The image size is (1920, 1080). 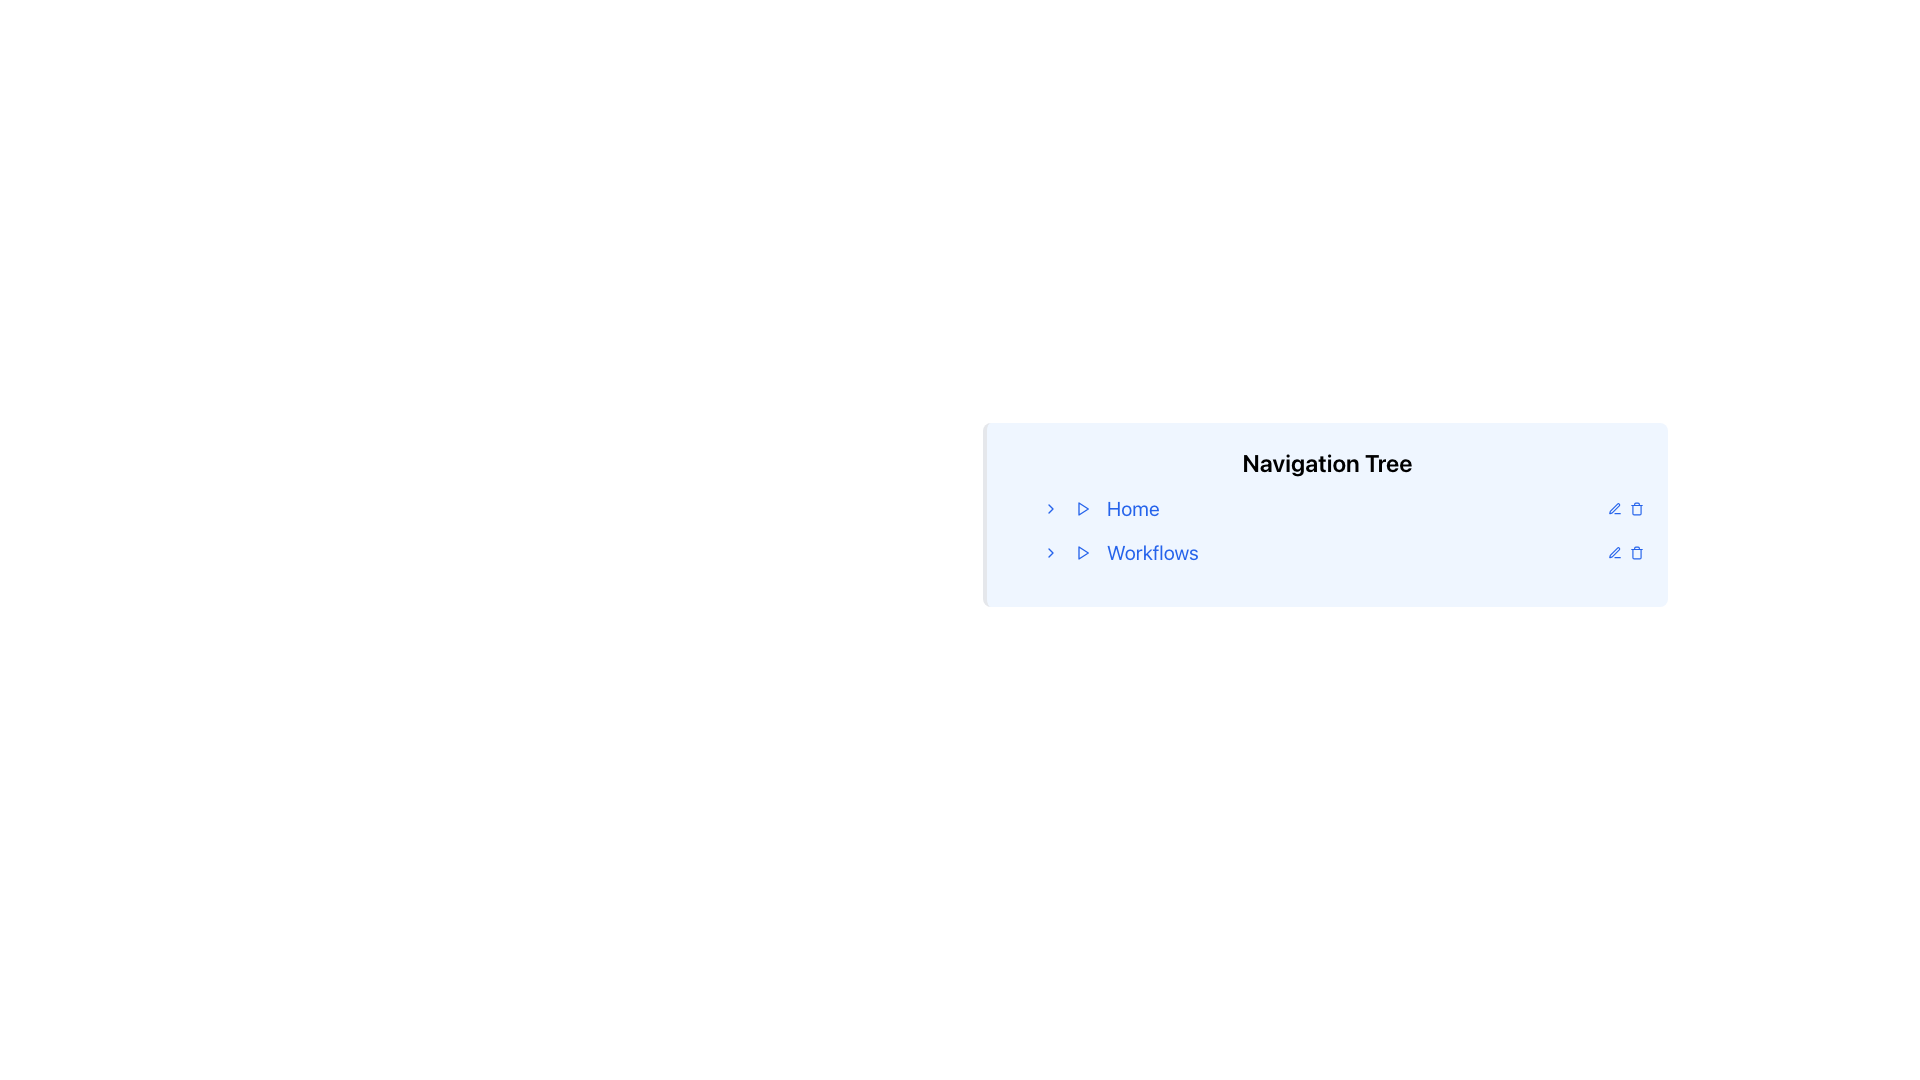 I want to click on the pen icon button located at the bottom-right corner of the 'Navigation Tree' box, so click(x=1614, y=552).